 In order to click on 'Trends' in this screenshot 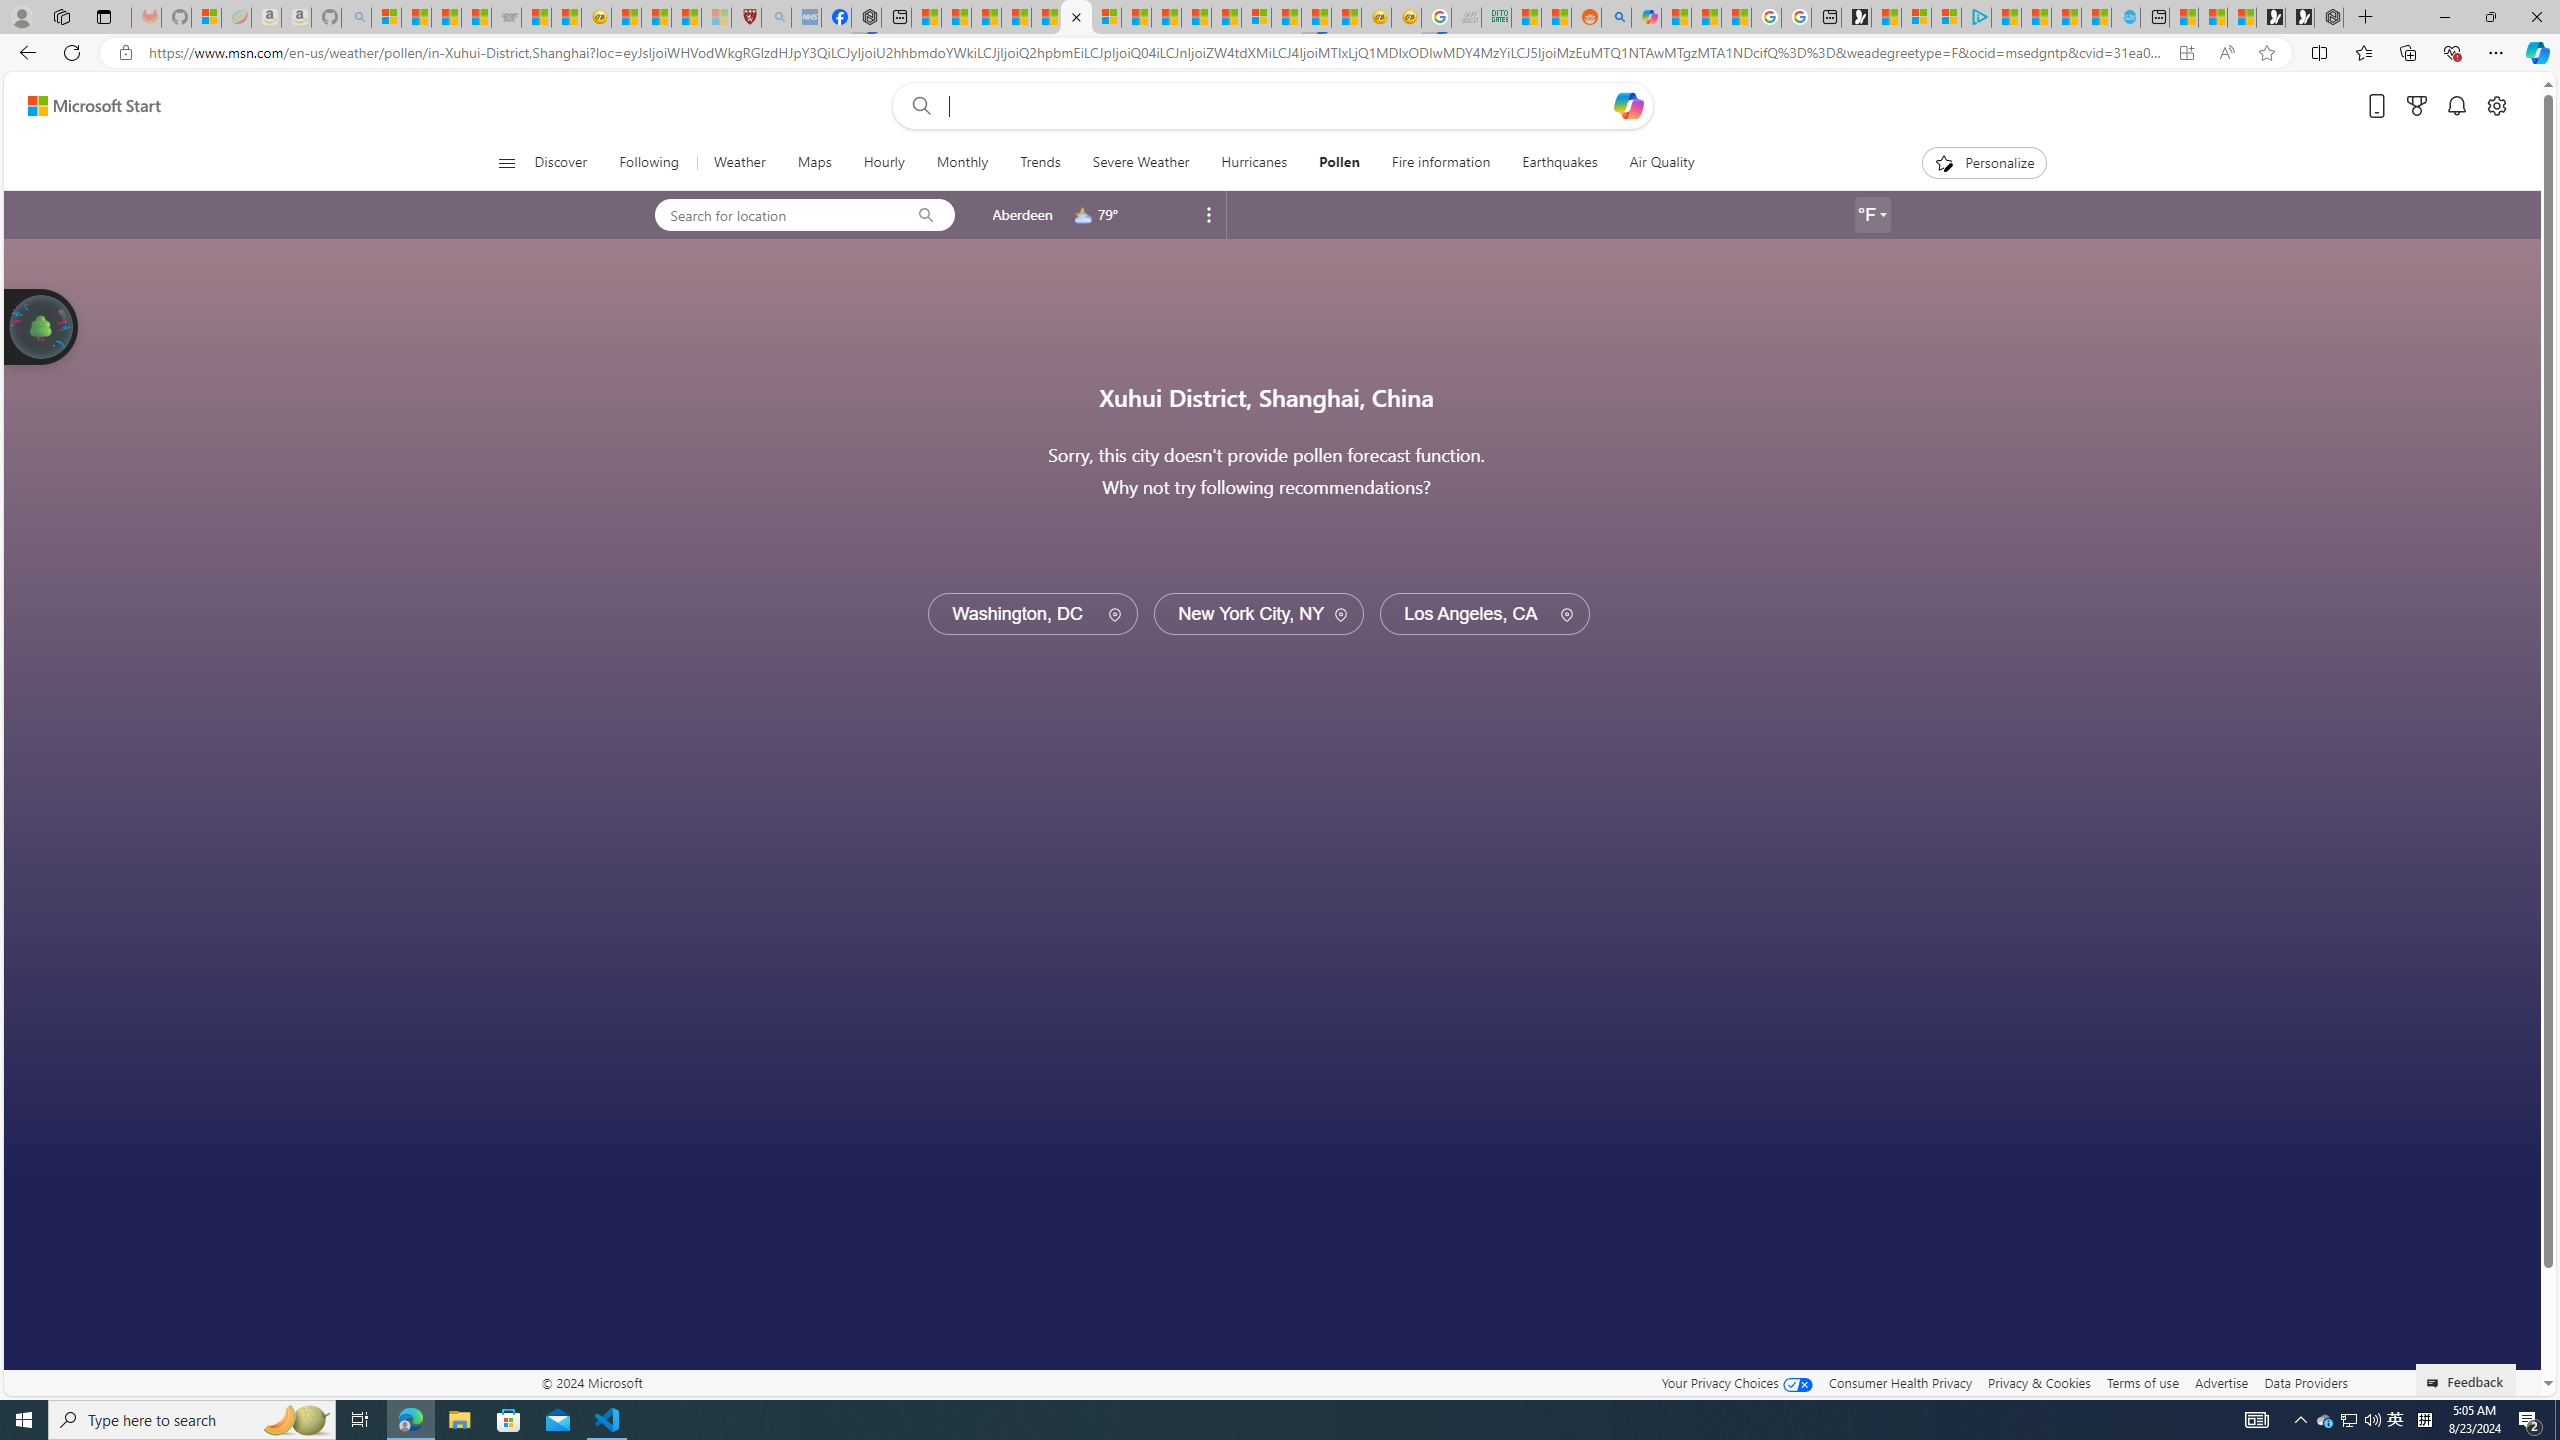, I will do `click(1039, 162)`.